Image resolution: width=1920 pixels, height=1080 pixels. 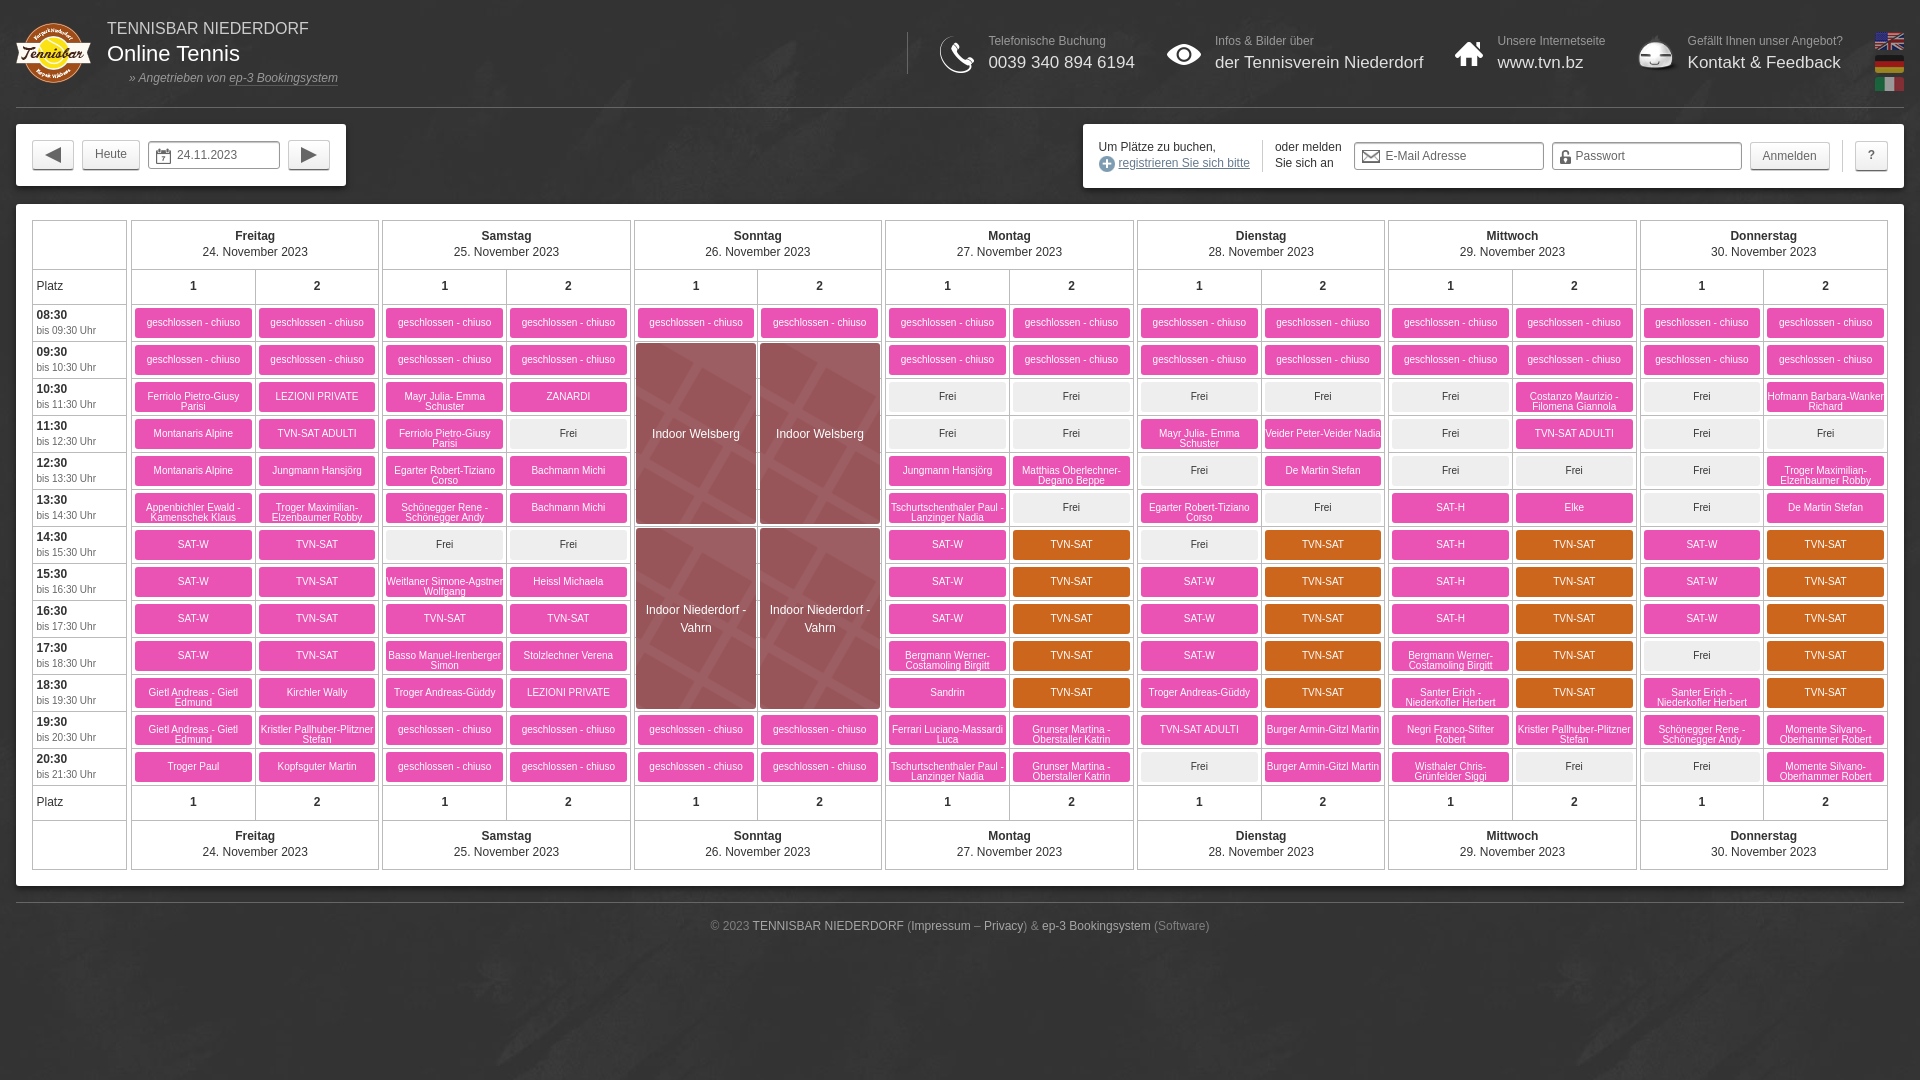 I want to click on 'Montanaris Alpine', so click(x=193, y=470).